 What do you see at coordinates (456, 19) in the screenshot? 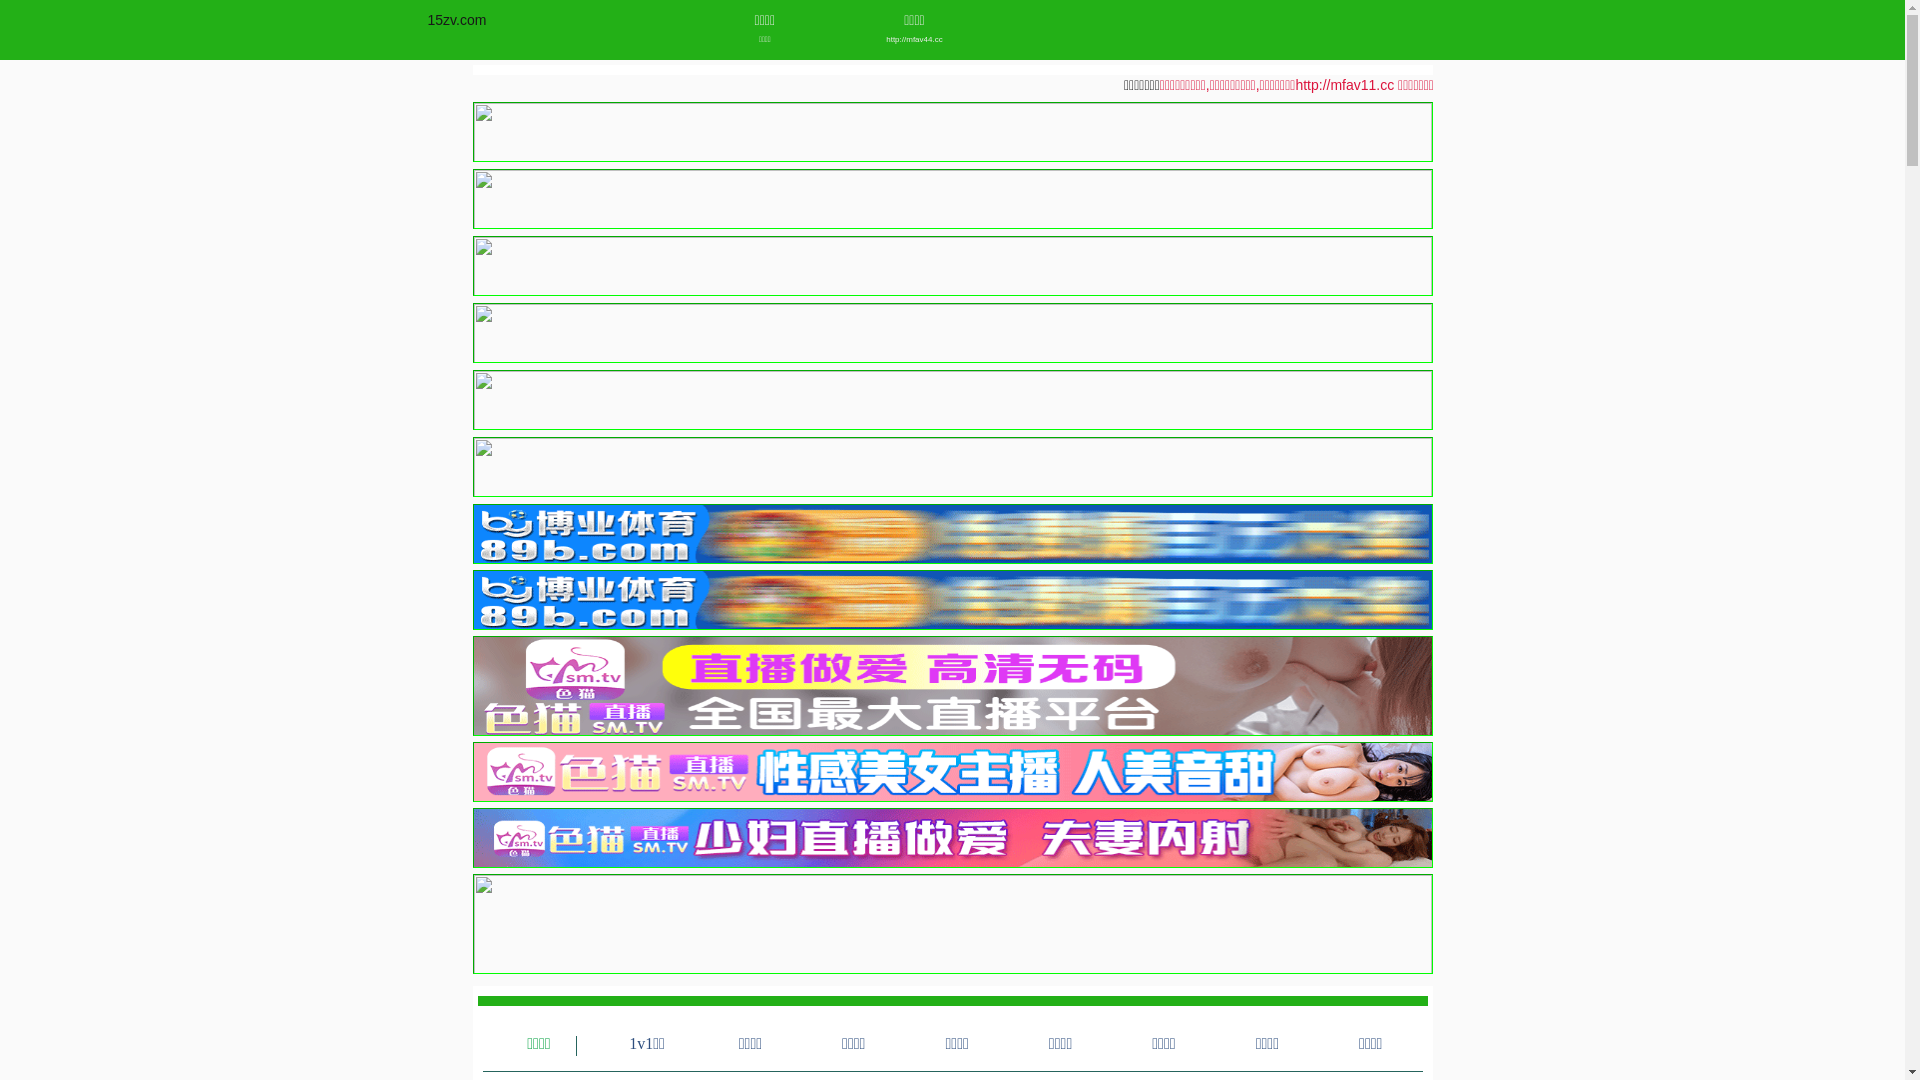
I see `'15zv.com'` at bounding box center [456, 19].